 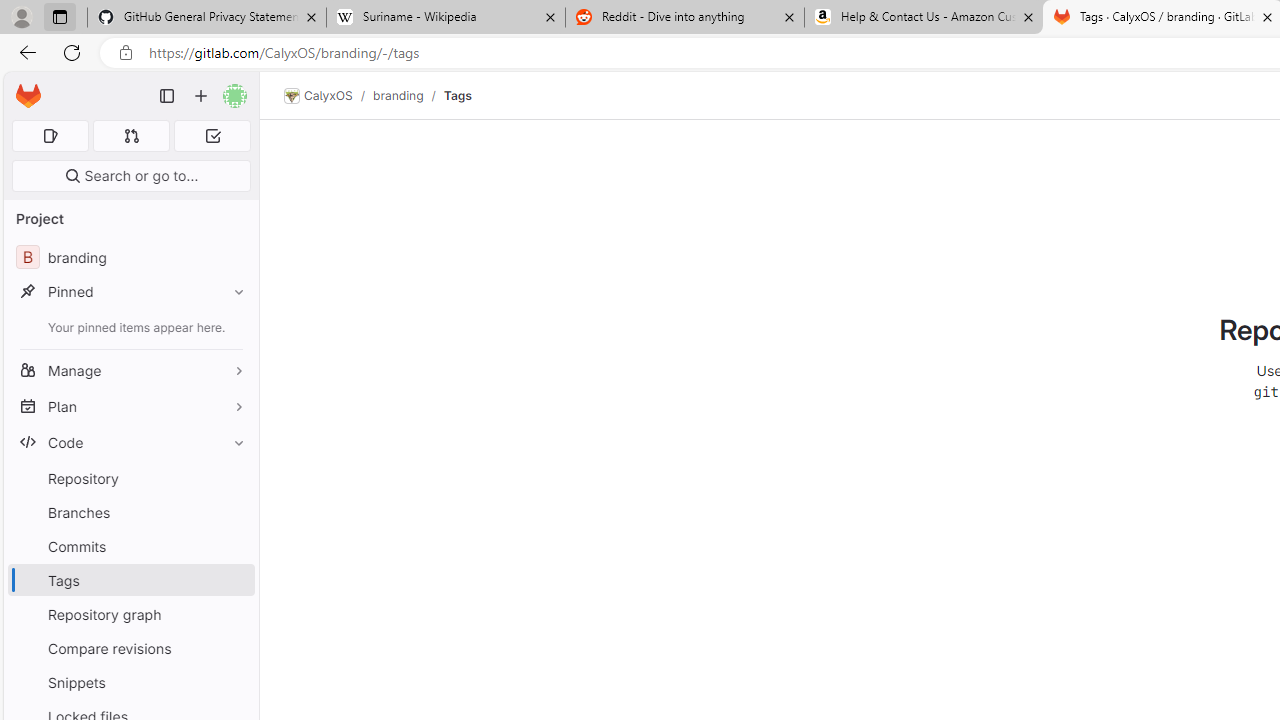 What do you see at coordinates (130, 648) in the screenshot?
I see `'Compare revisions'` at bounding box center [130, 648].